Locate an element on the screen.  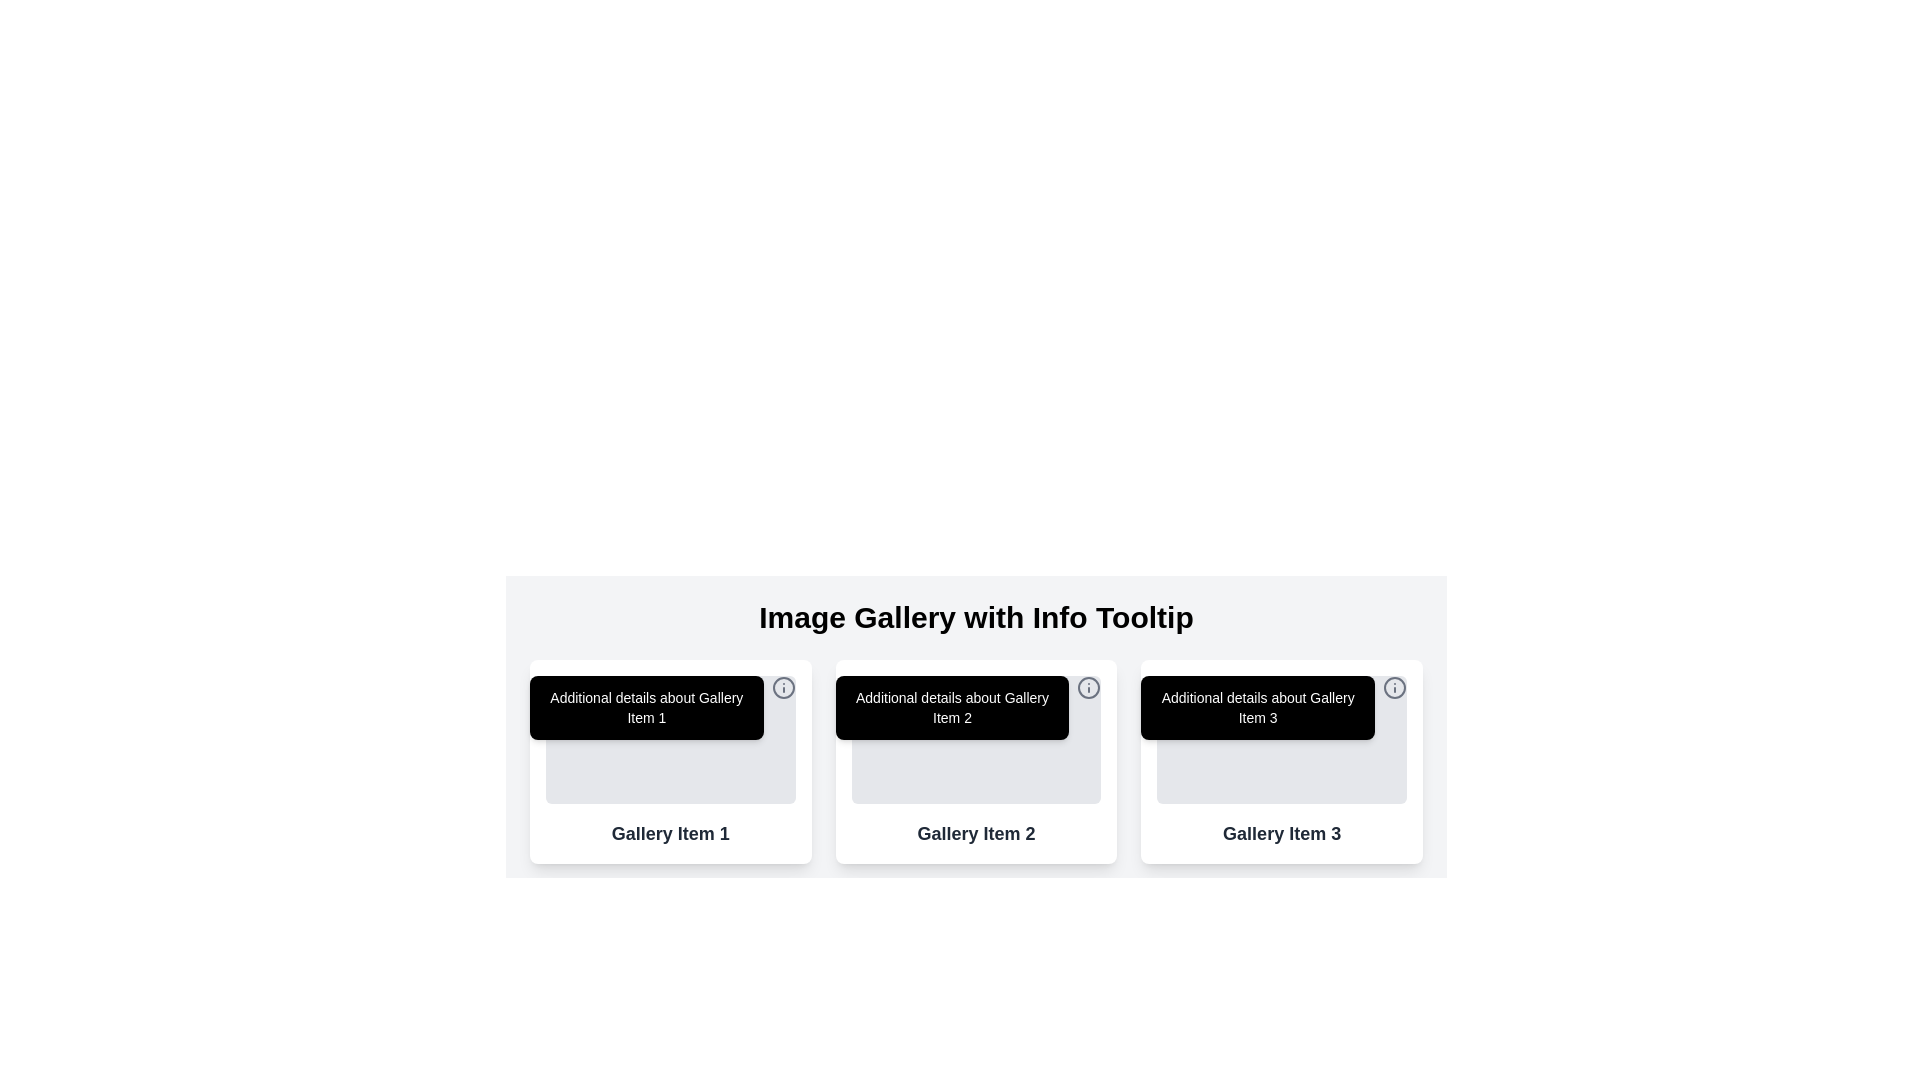
the second card in the horizontal gallery layout is located at coordinates (976, 762).